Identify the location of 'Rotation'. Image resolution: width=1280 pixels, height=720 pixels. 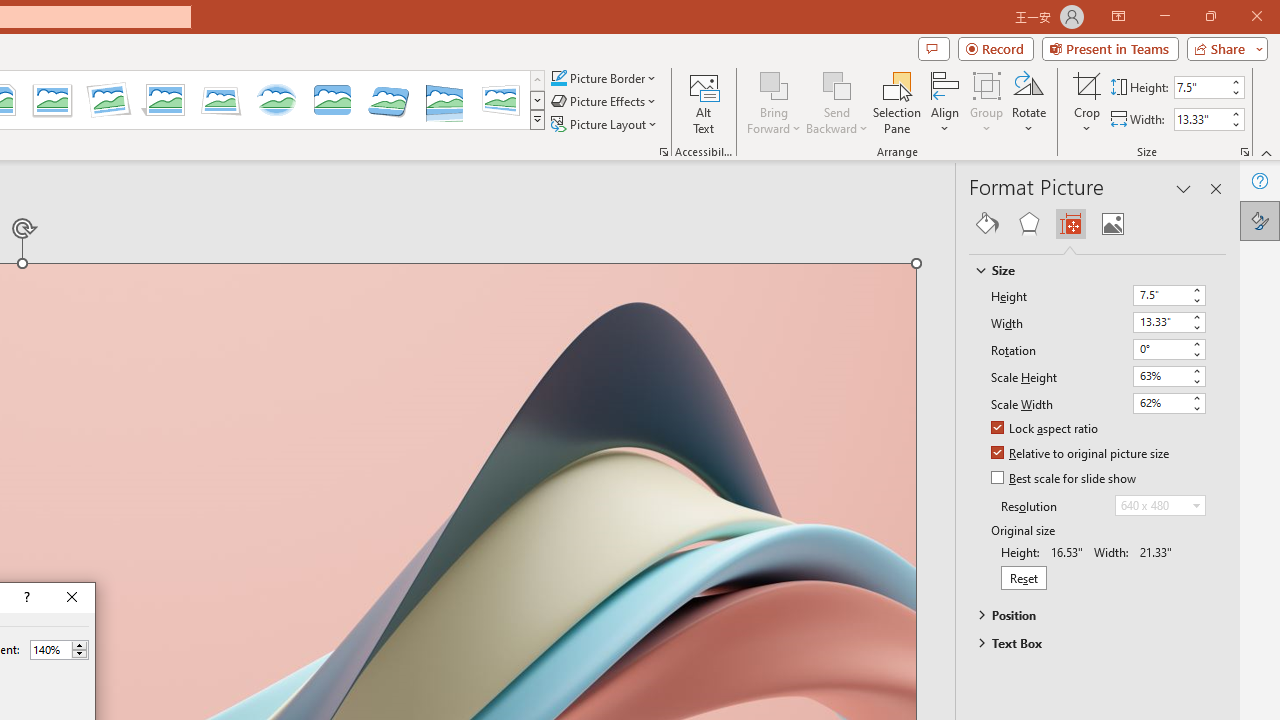
(1169, 348).